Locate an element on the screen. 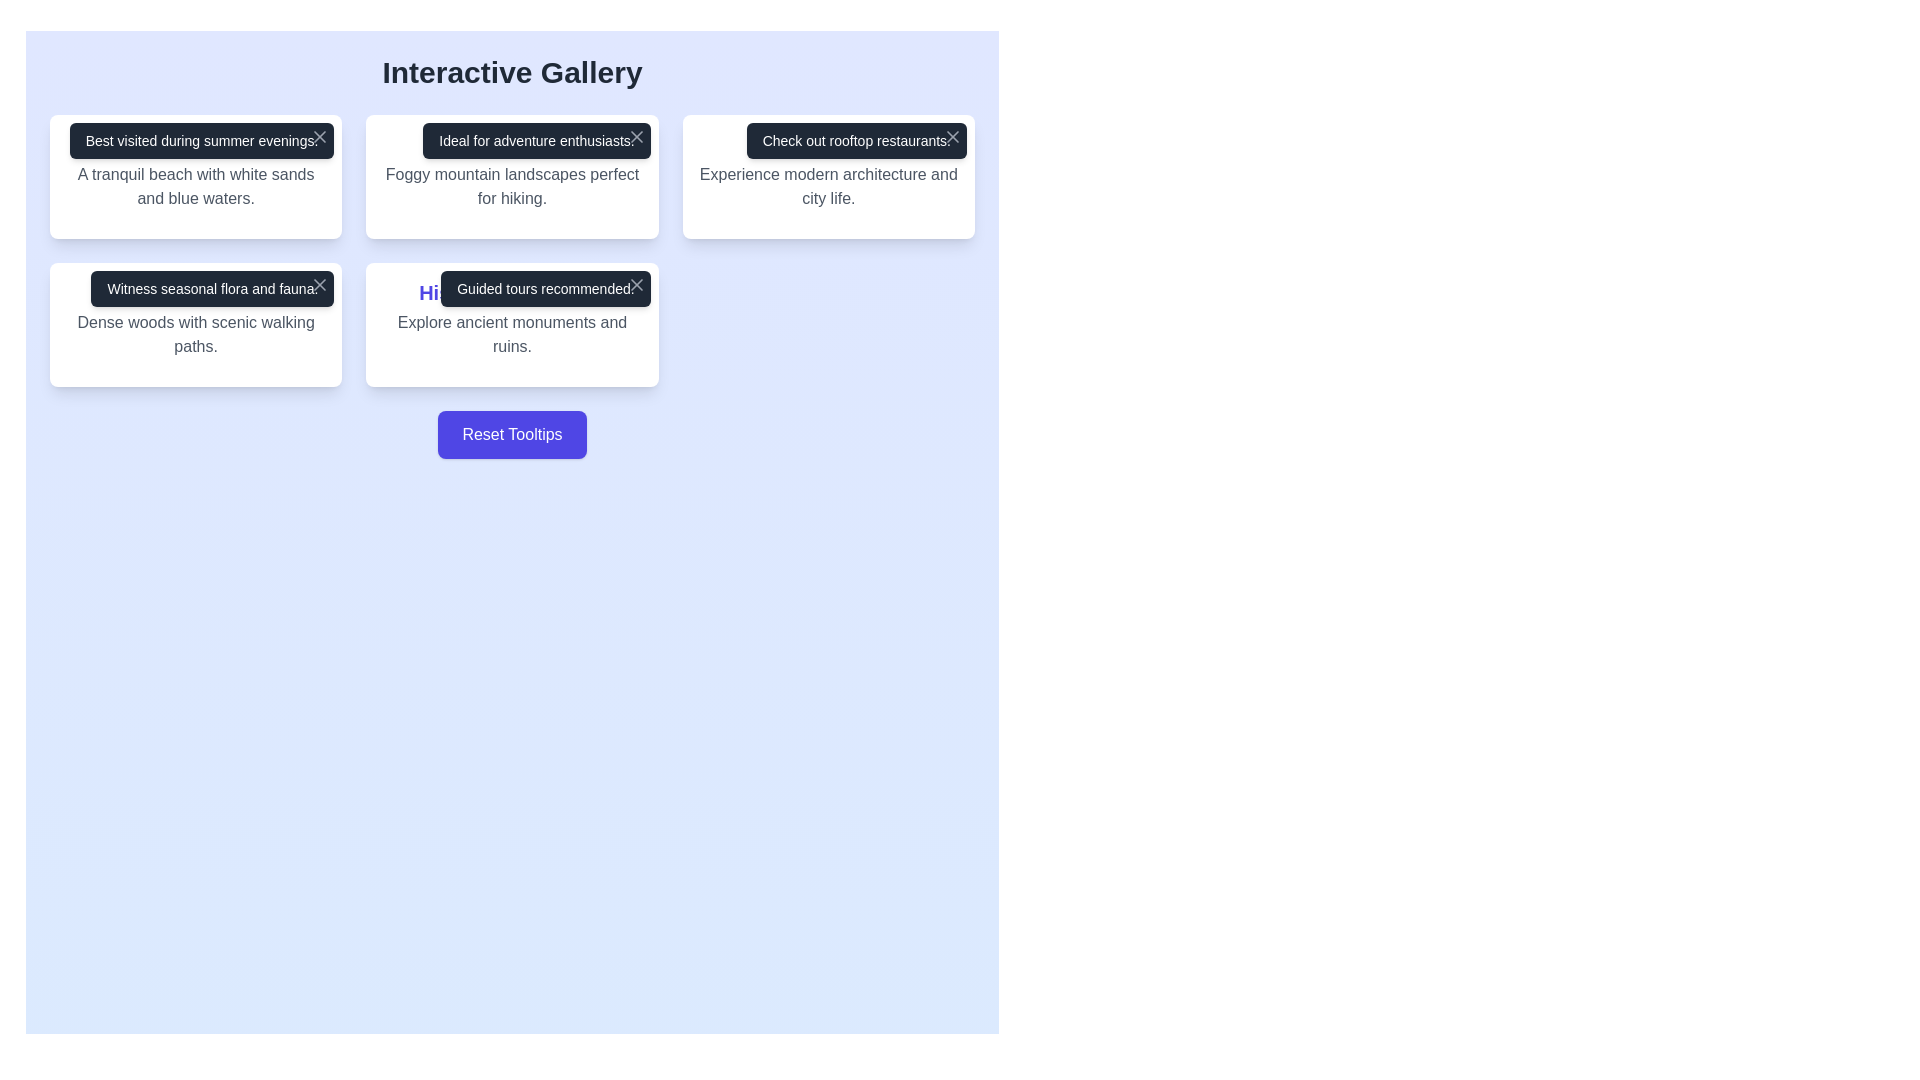 This screenshot has width=1920, height=1080. text content of the title or heading text block located at the top right of the card component is located at coordinates (828, 144).